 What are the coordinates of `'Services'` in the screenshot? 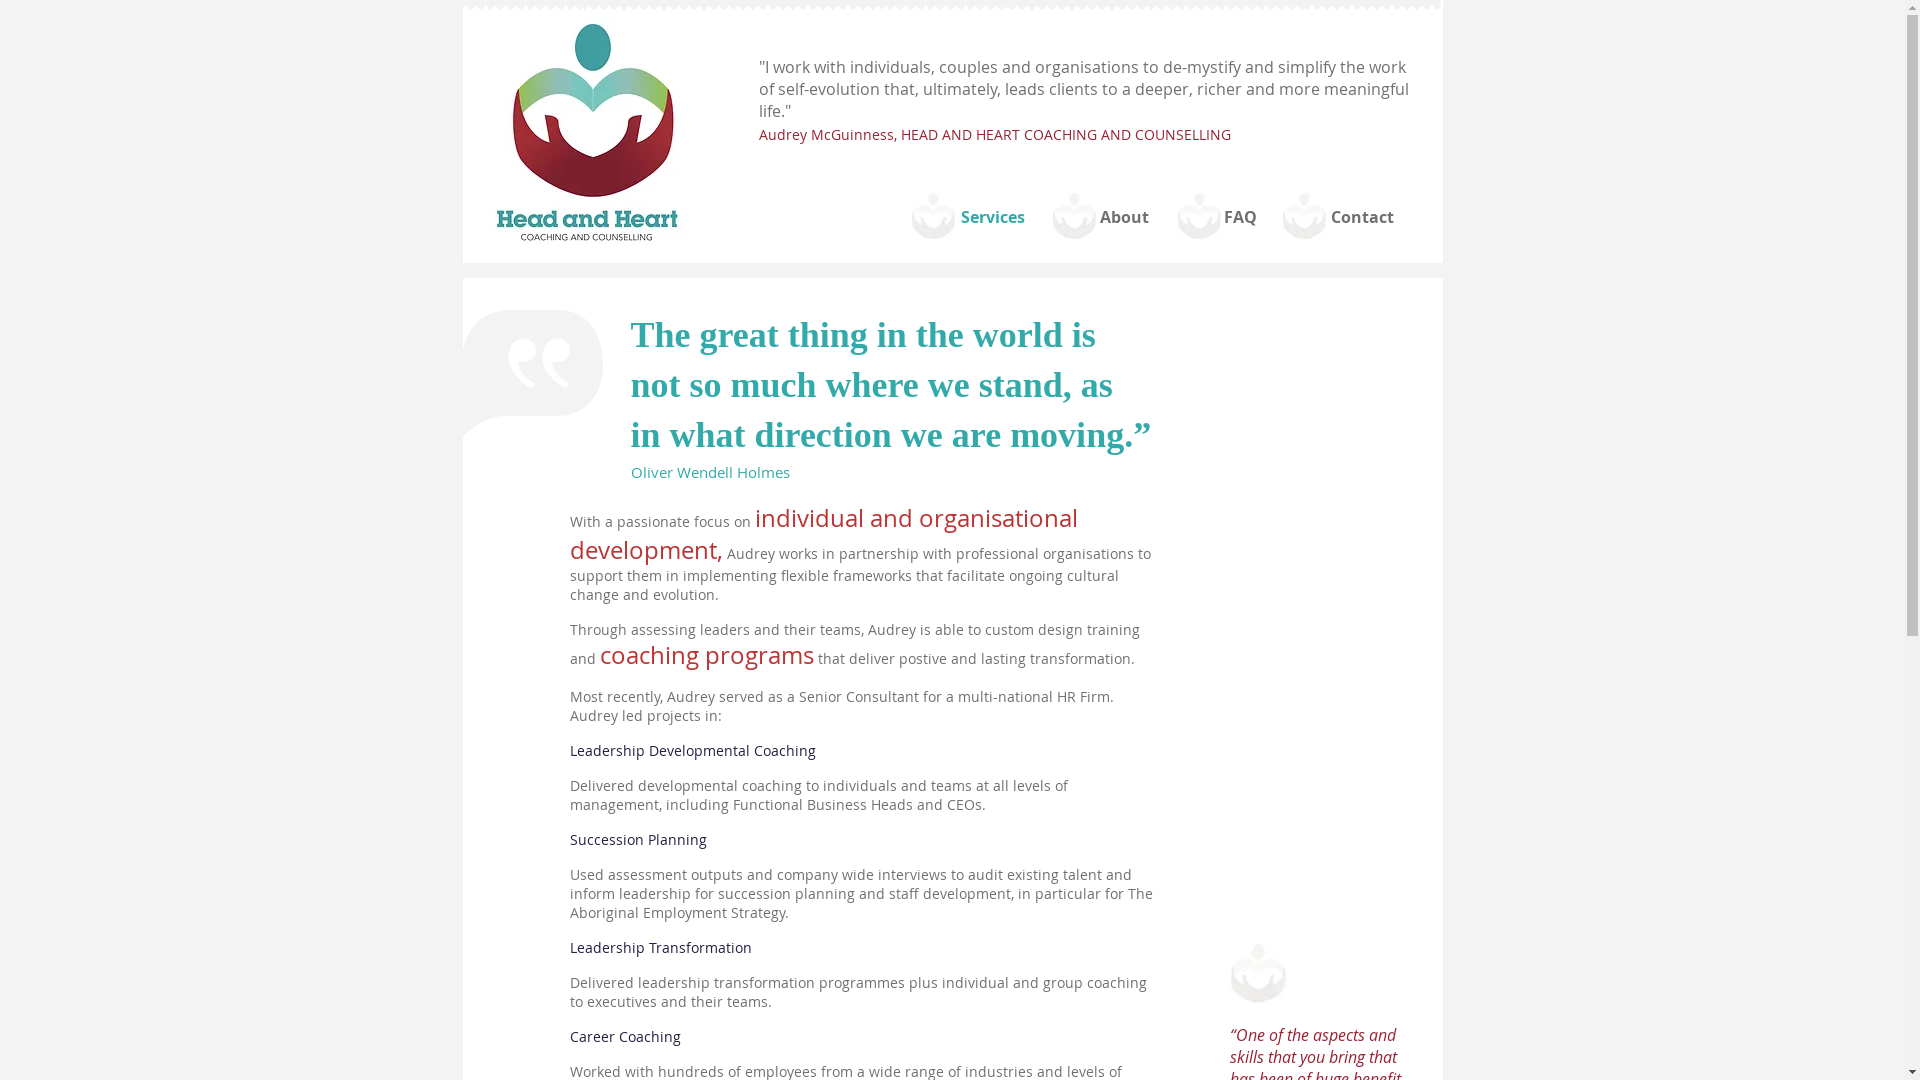 It's located at (993, 217).